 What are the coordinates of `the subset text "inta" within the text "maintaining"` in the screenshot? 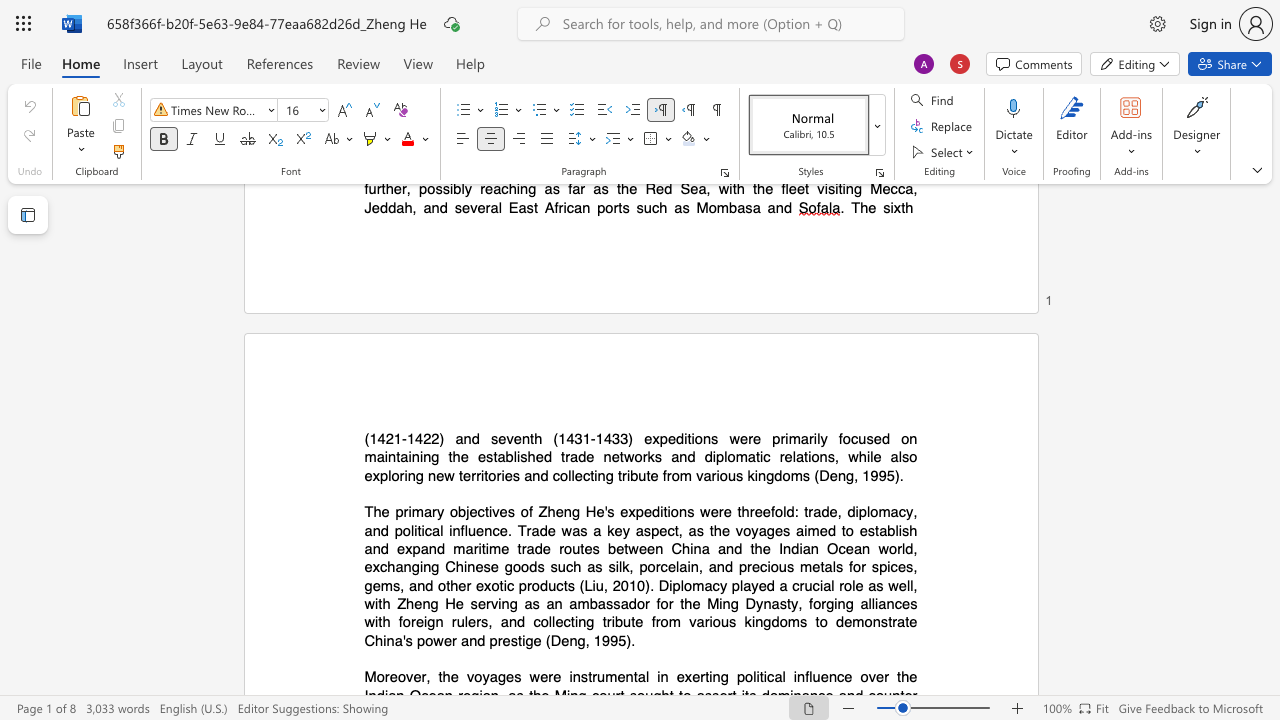 It's located at (384, 457).